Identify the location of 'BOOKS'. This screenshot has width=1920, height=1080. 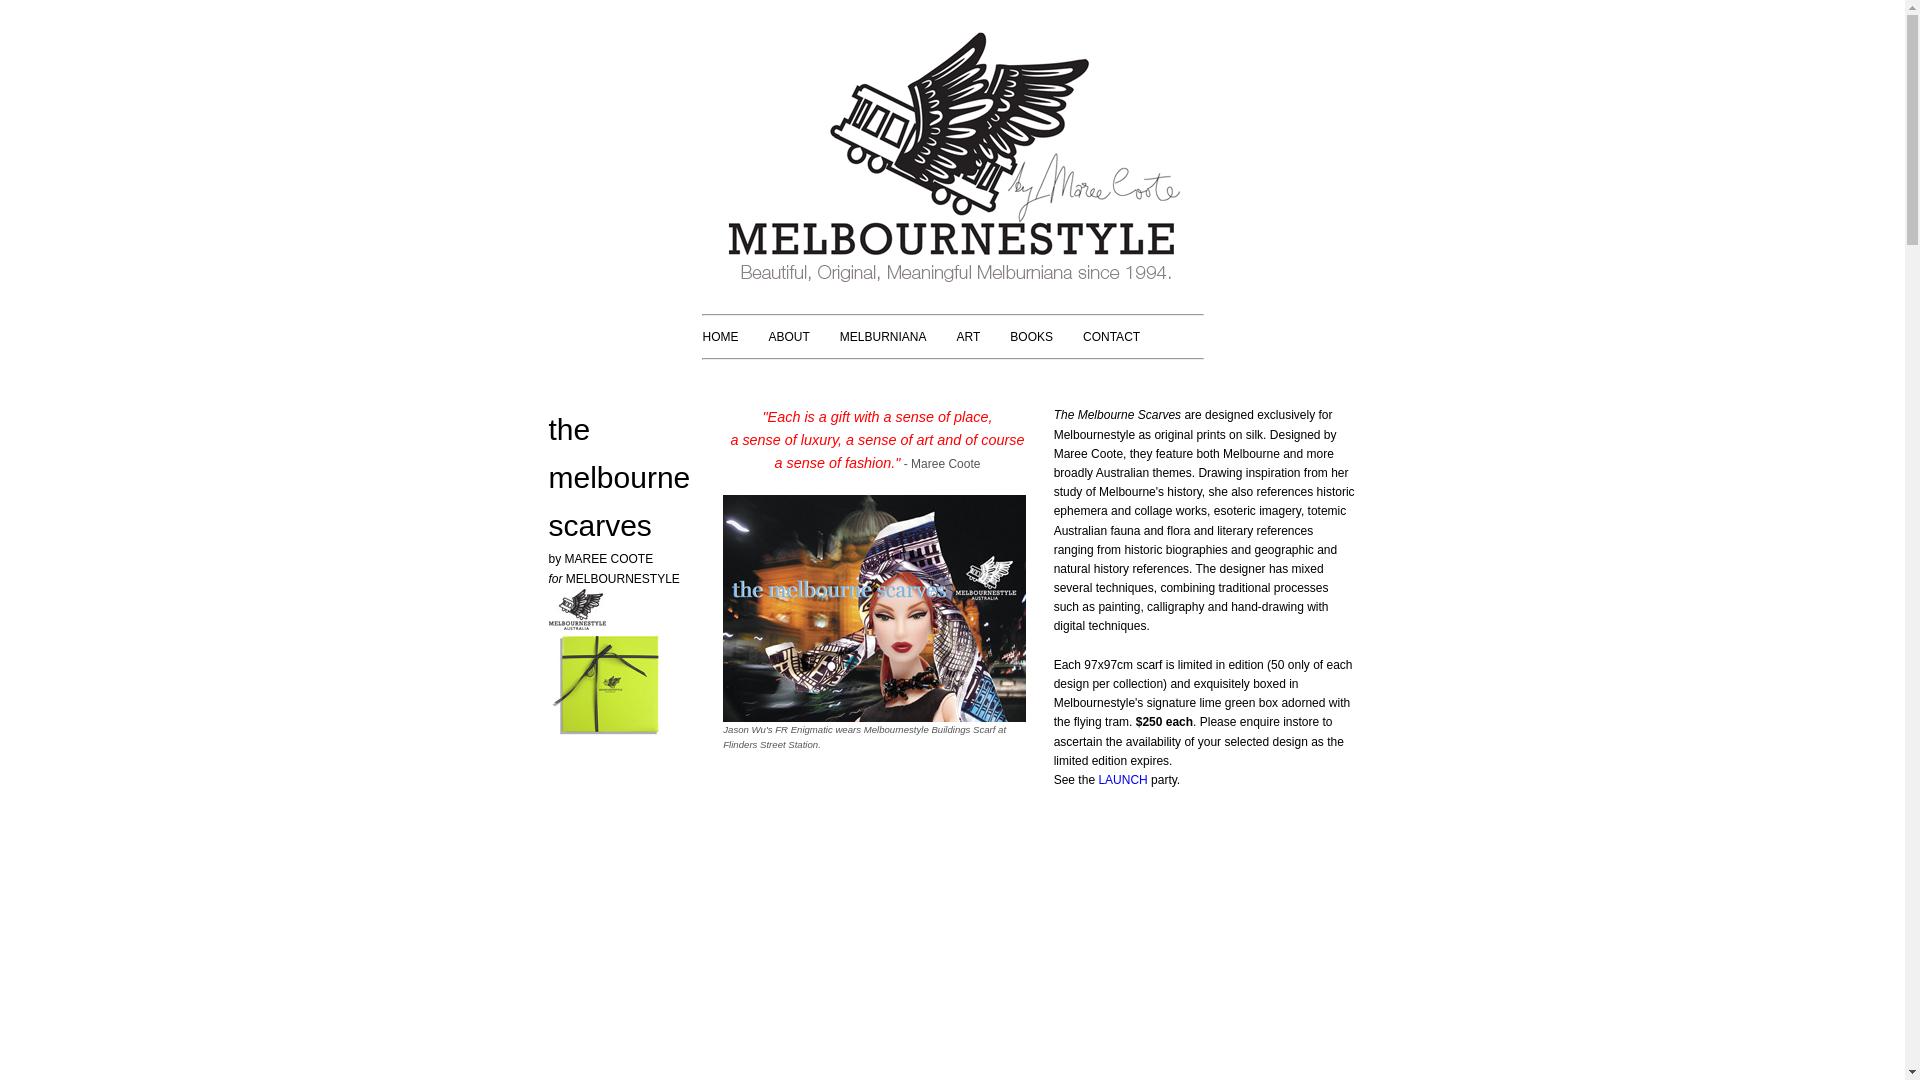
(1031, 335).